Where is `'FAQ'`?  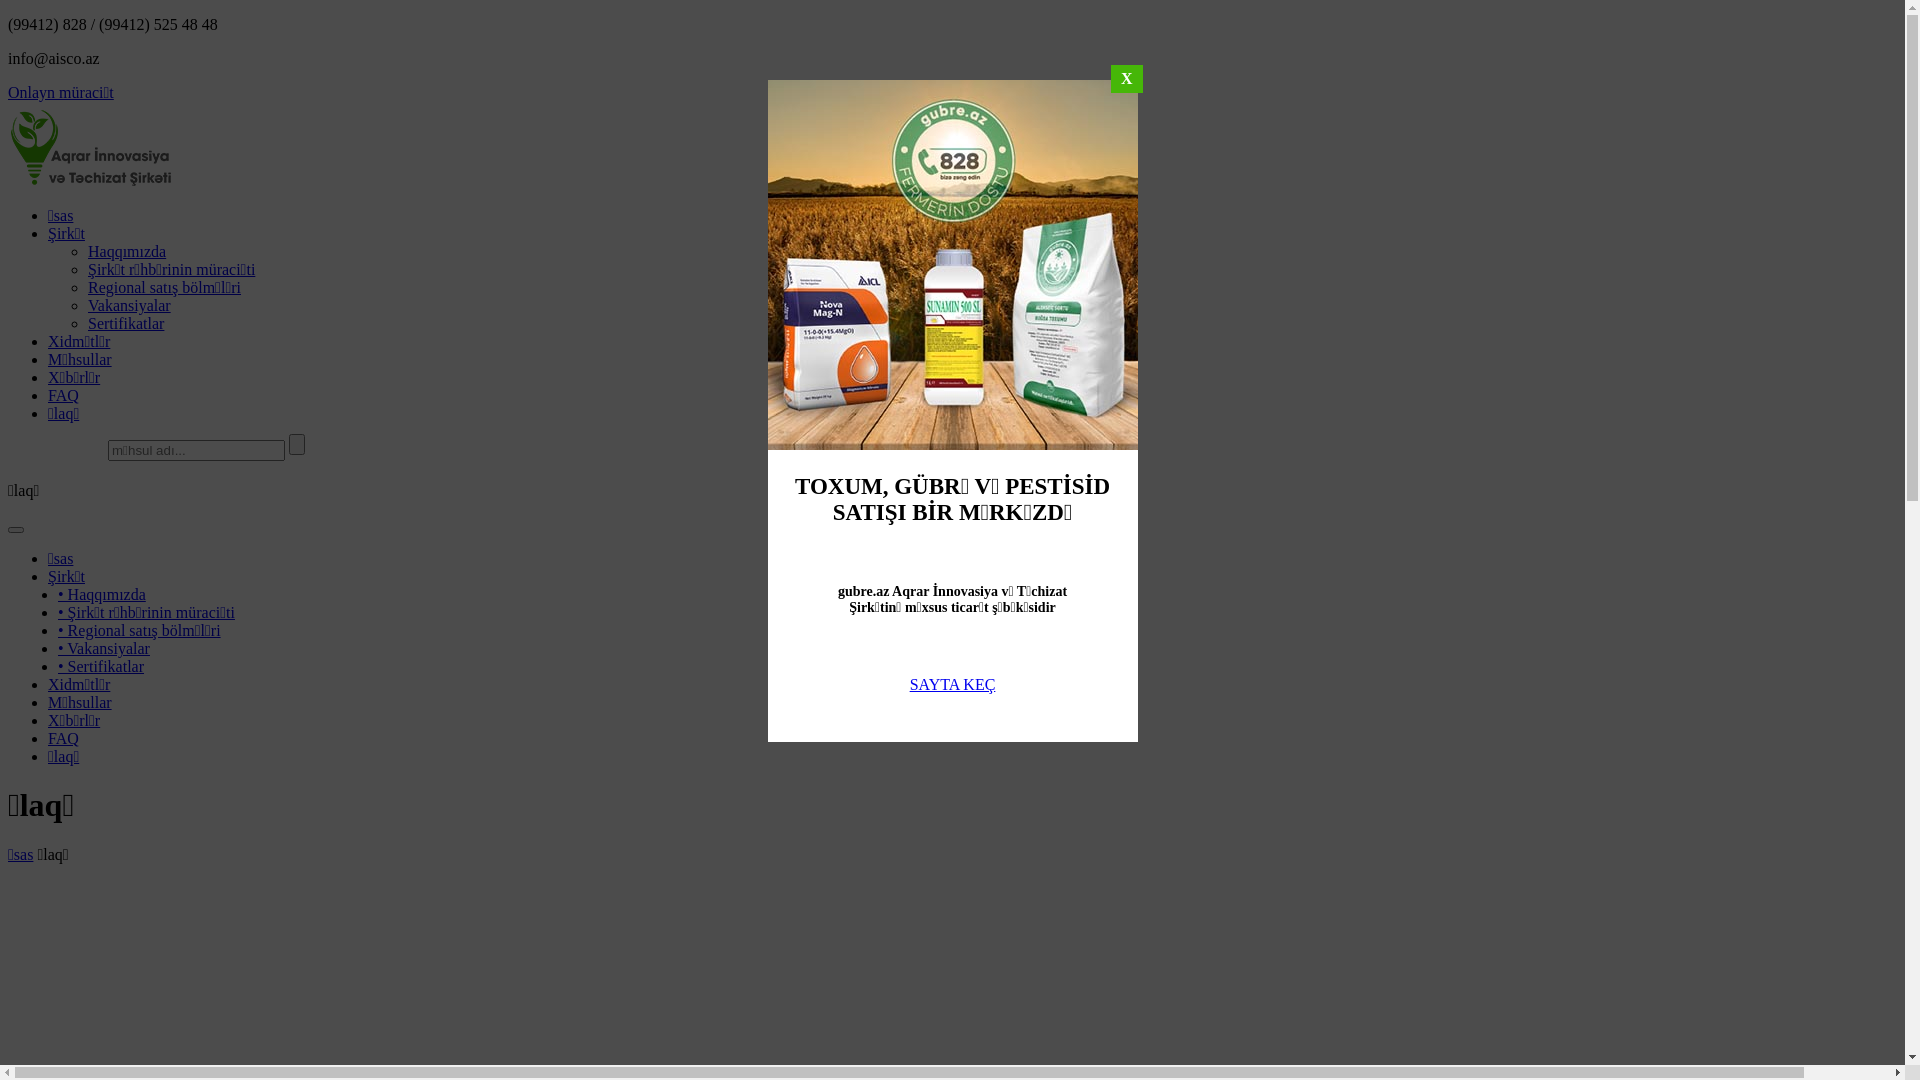 'FAQ' is located at coordinates (48, 738).